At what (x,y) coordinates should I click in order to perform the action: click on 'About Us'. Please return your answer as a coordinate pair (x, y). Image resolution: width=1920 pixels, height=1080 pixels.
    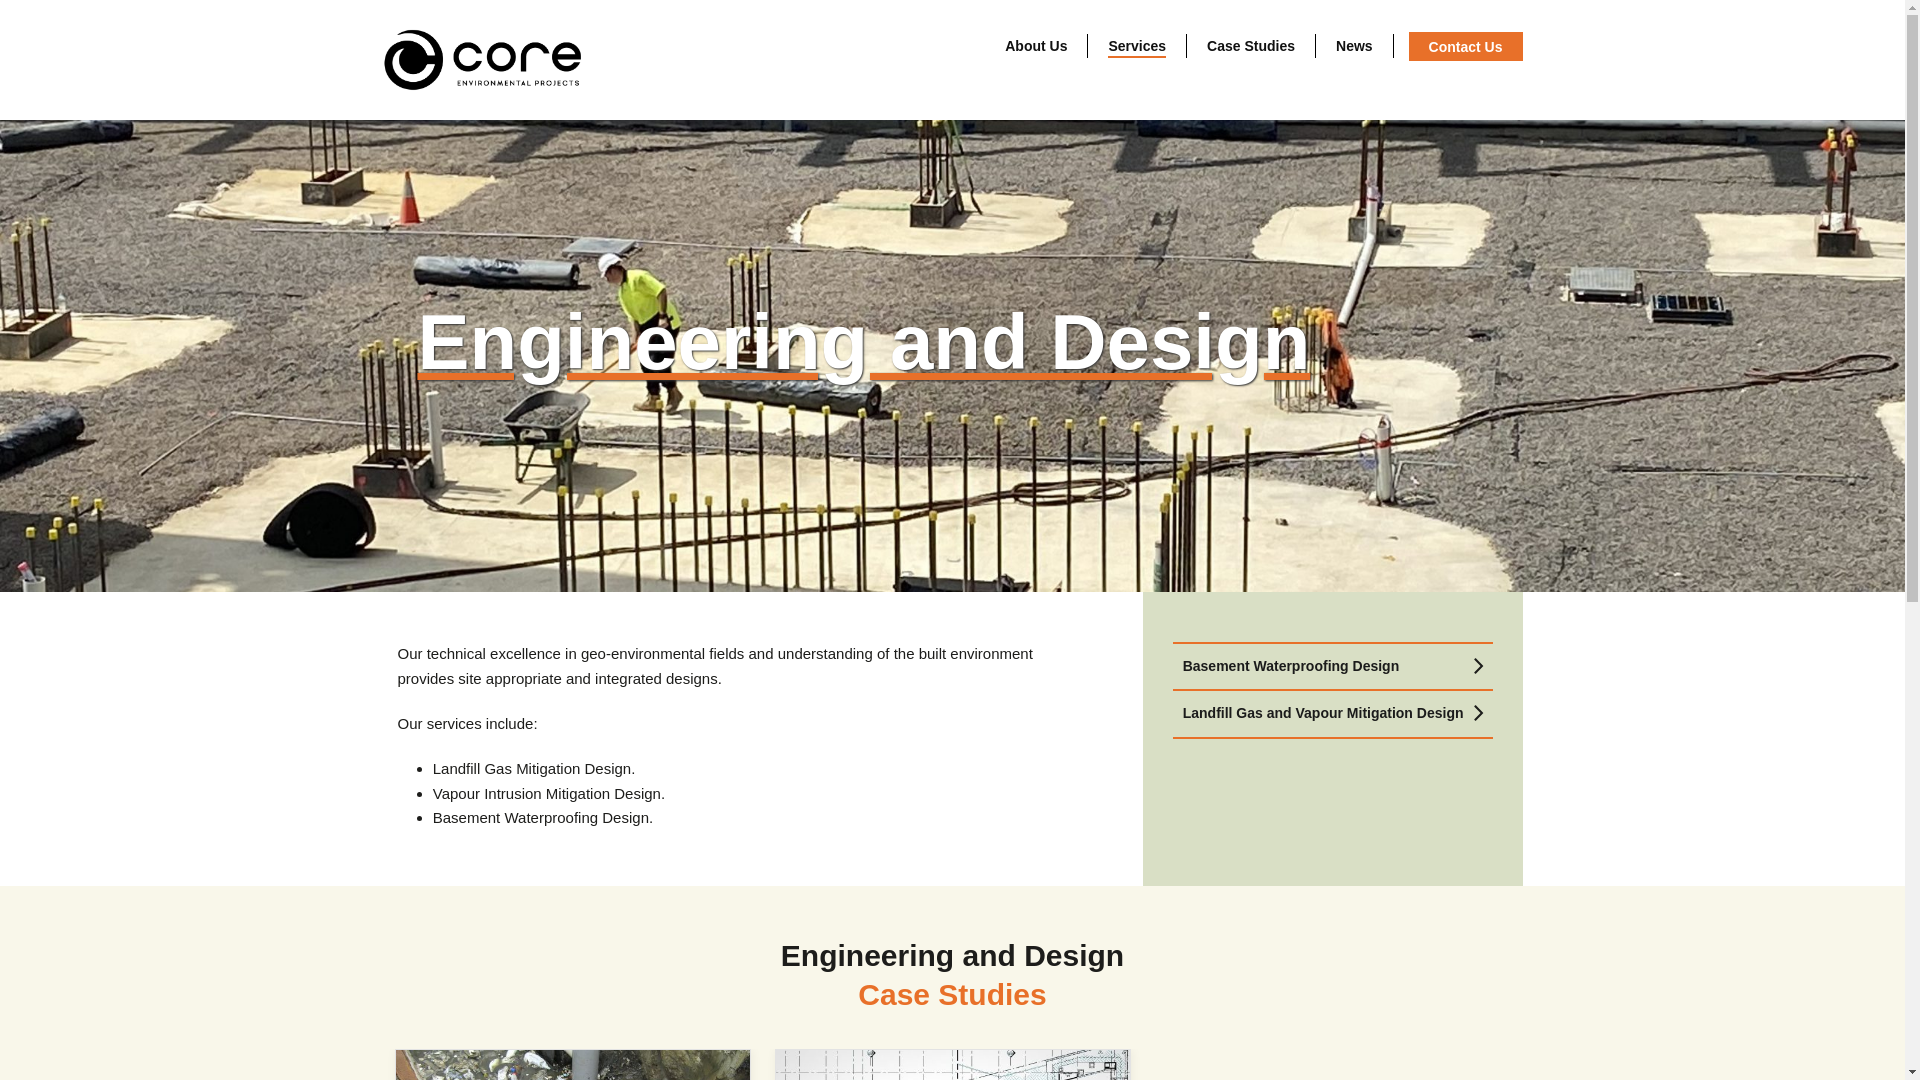
    Looking at the image, I should click on (1036, 45).